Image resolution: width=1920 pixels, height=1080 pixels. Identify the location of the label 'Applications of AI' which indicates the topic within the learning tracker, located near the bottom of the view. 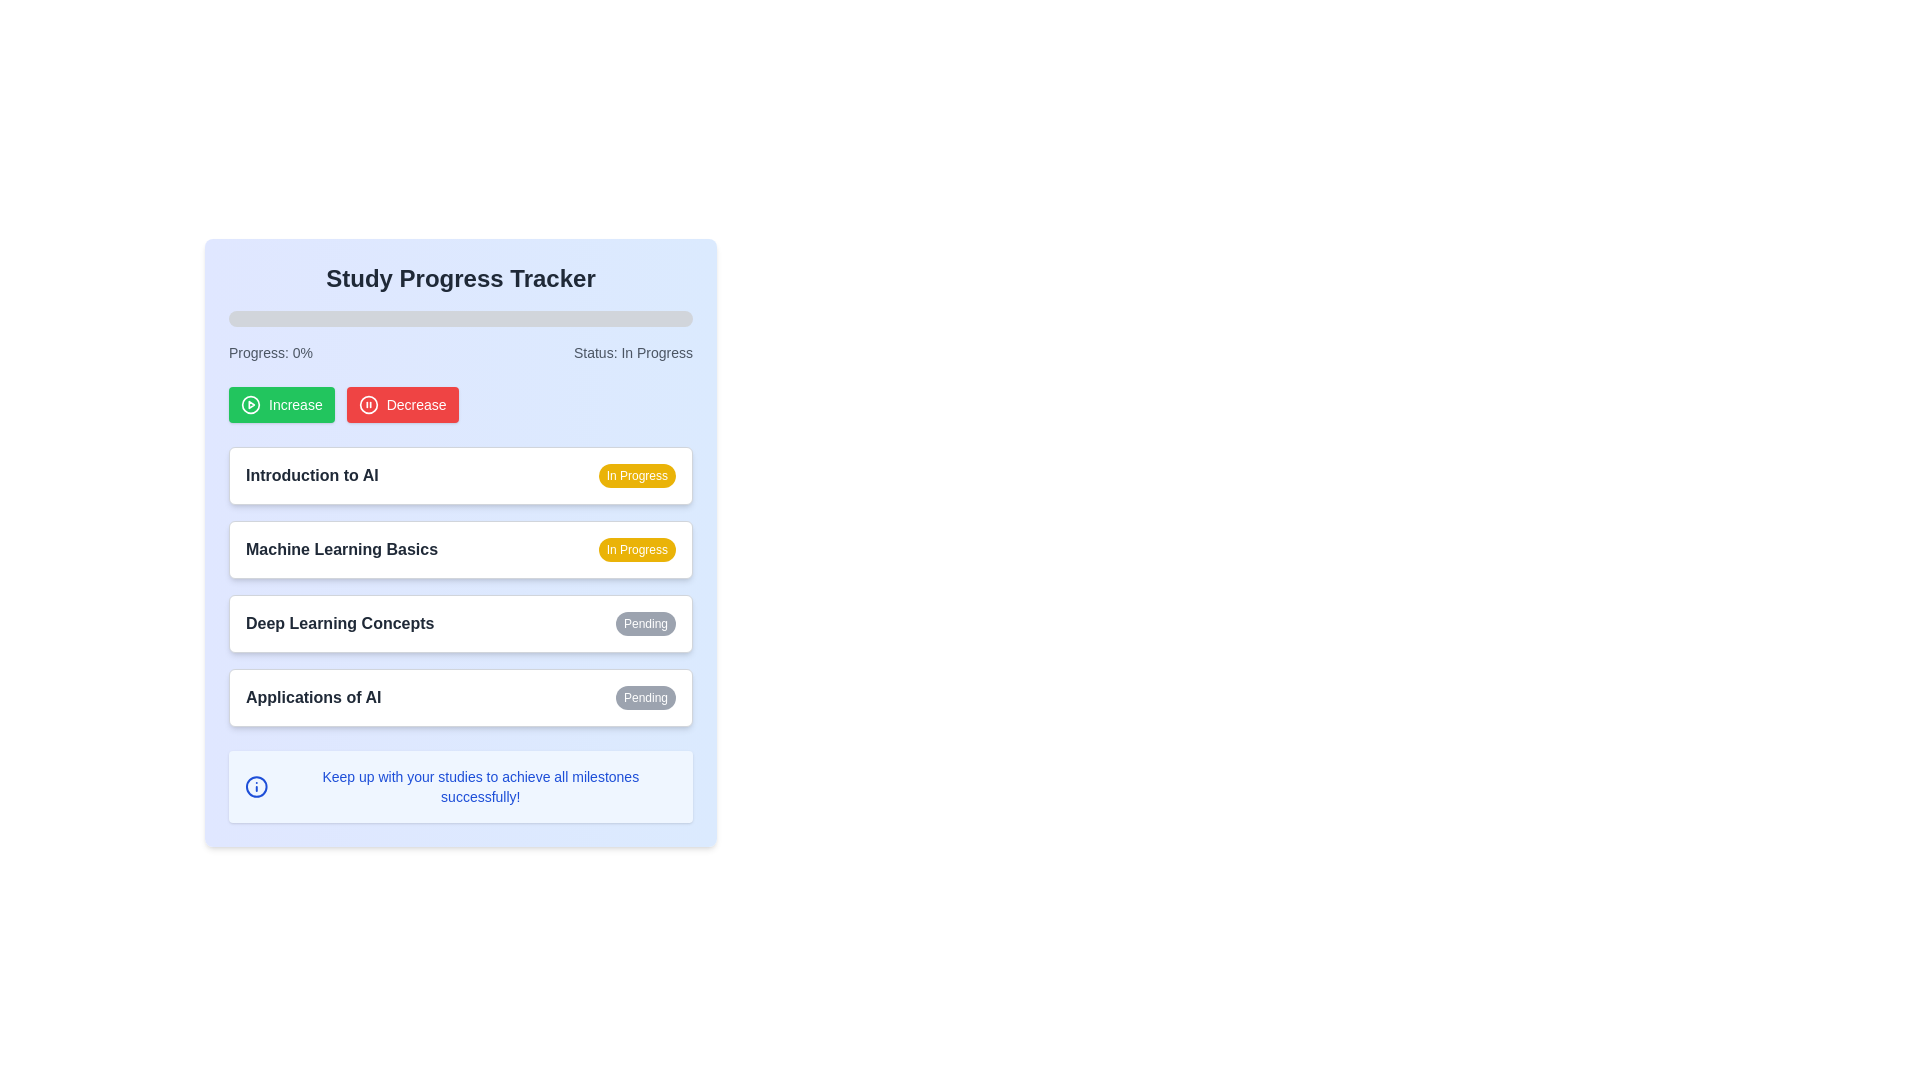
(312, 697).